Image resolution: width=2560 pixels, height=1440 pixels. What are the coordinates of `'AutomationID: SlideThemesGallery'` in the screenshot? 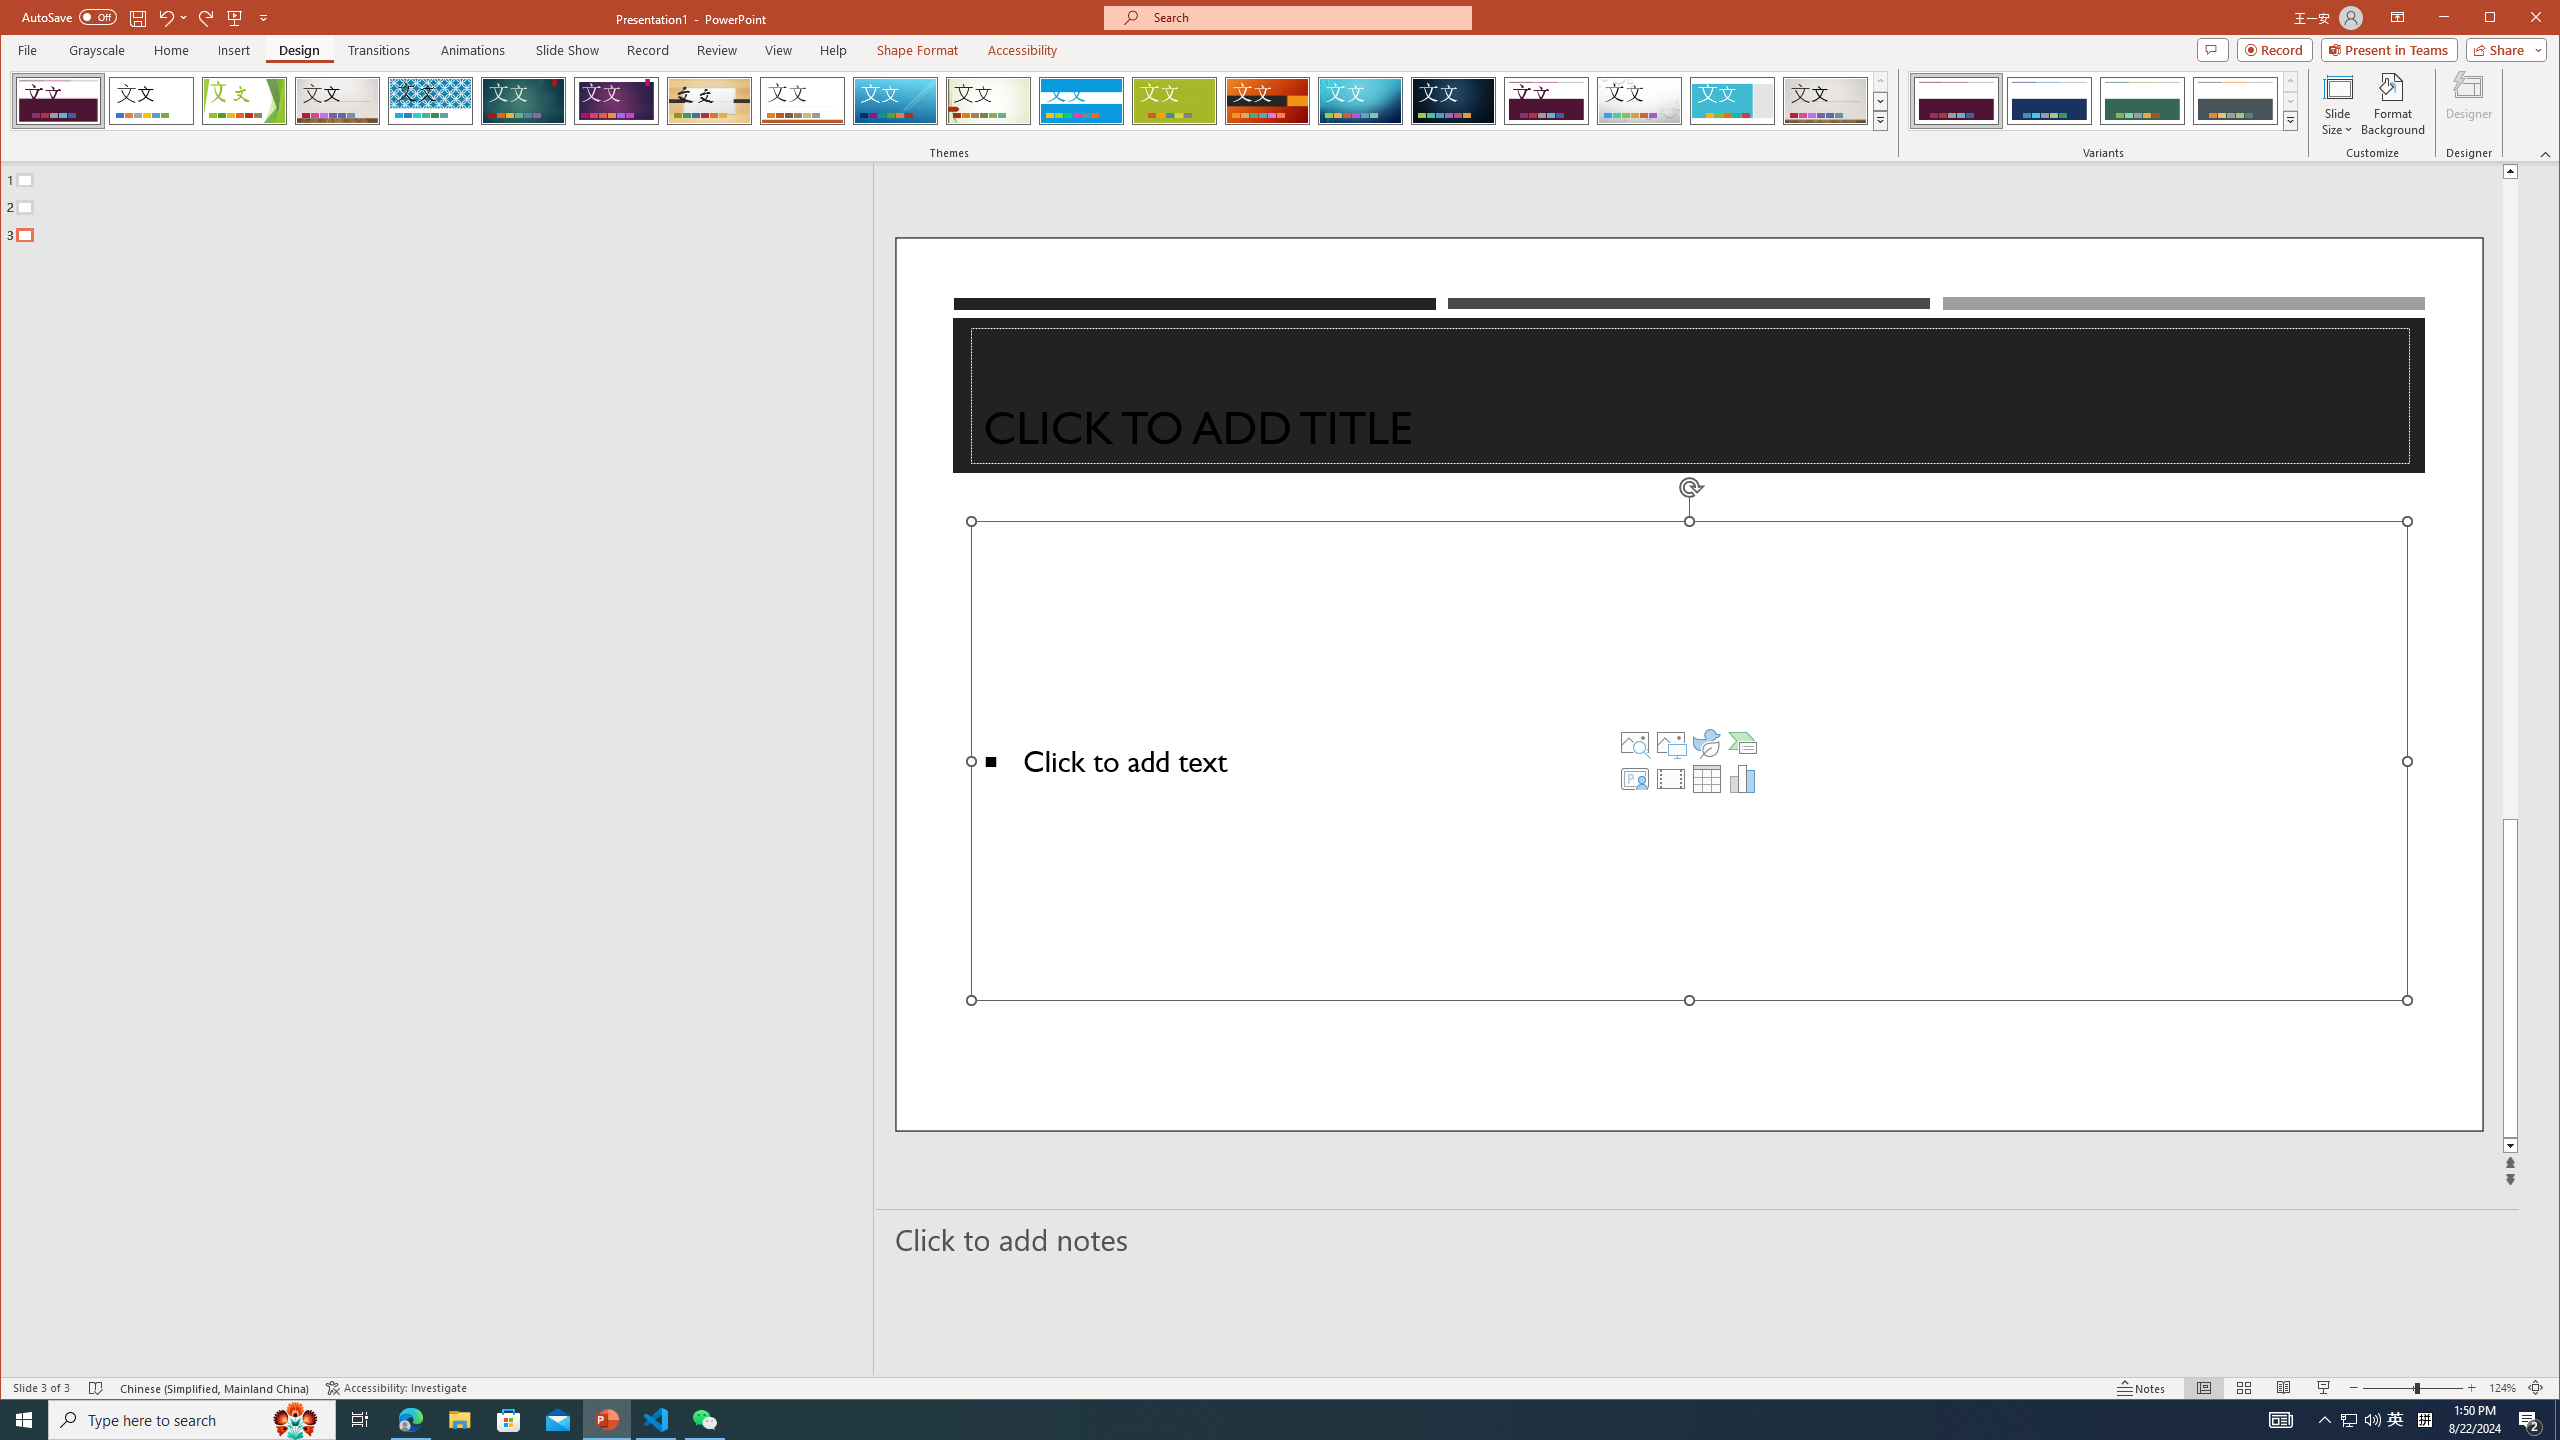 It's located at (950, 99).